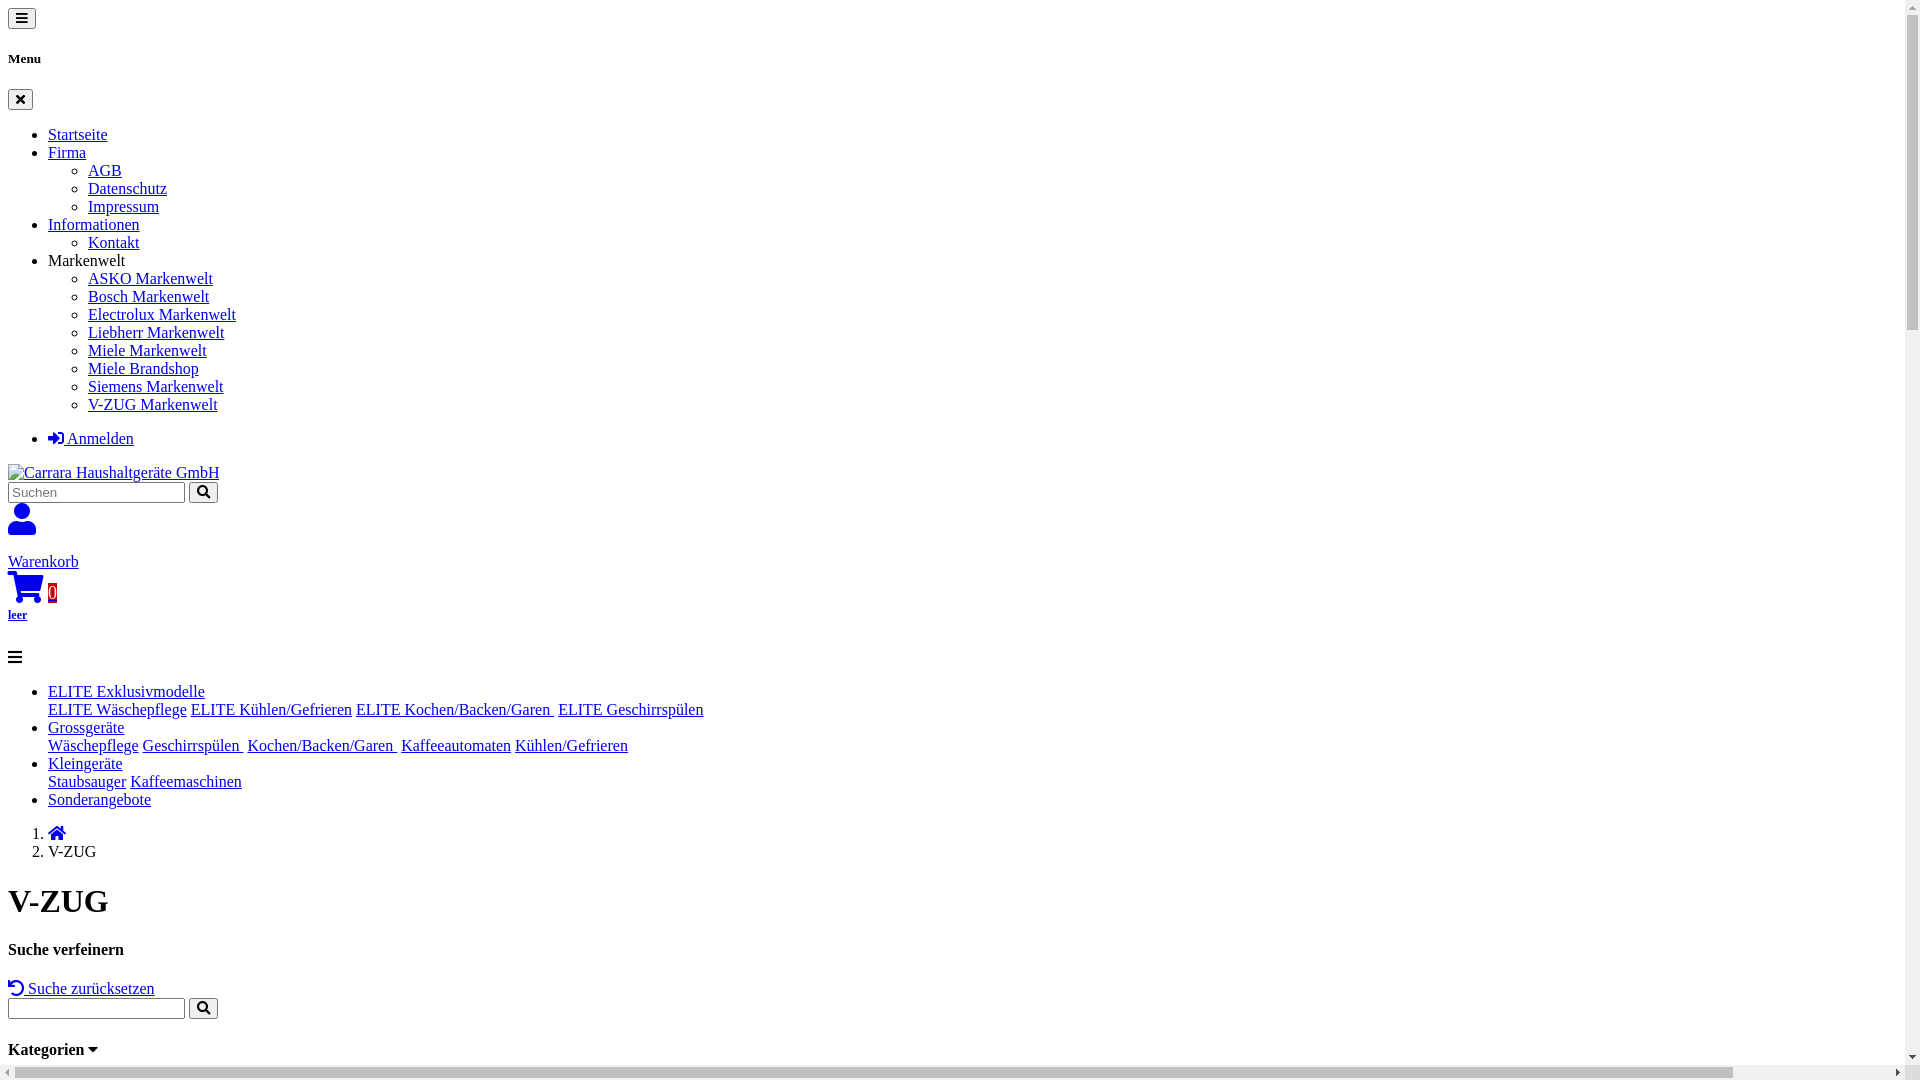 This screenshot has height=1080, width=1920. Describe the element at coordinates (125, 690) in the screenshot. I see `'ELITE Exklusivmodelle'` at that location.